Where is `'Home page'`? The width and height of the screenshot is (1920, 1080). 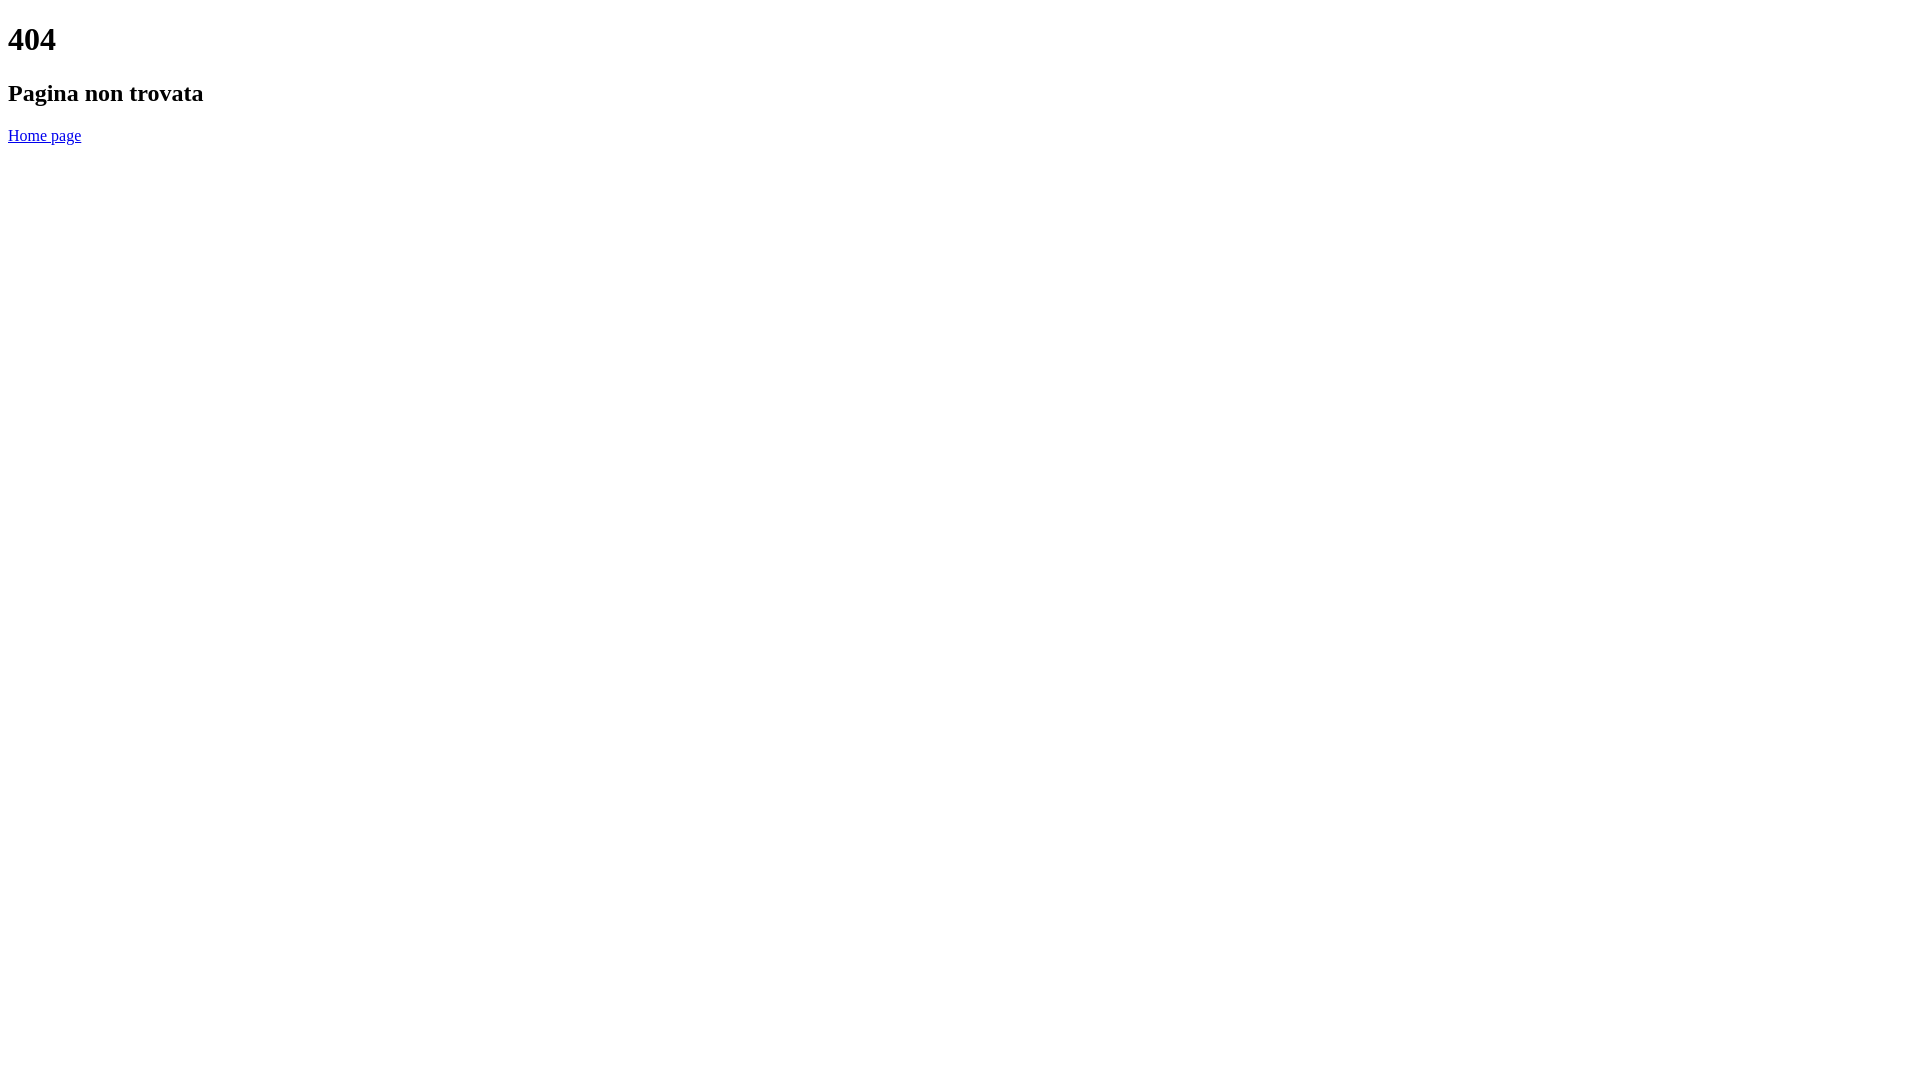 'Home page' is located at coordinates (44, 135).